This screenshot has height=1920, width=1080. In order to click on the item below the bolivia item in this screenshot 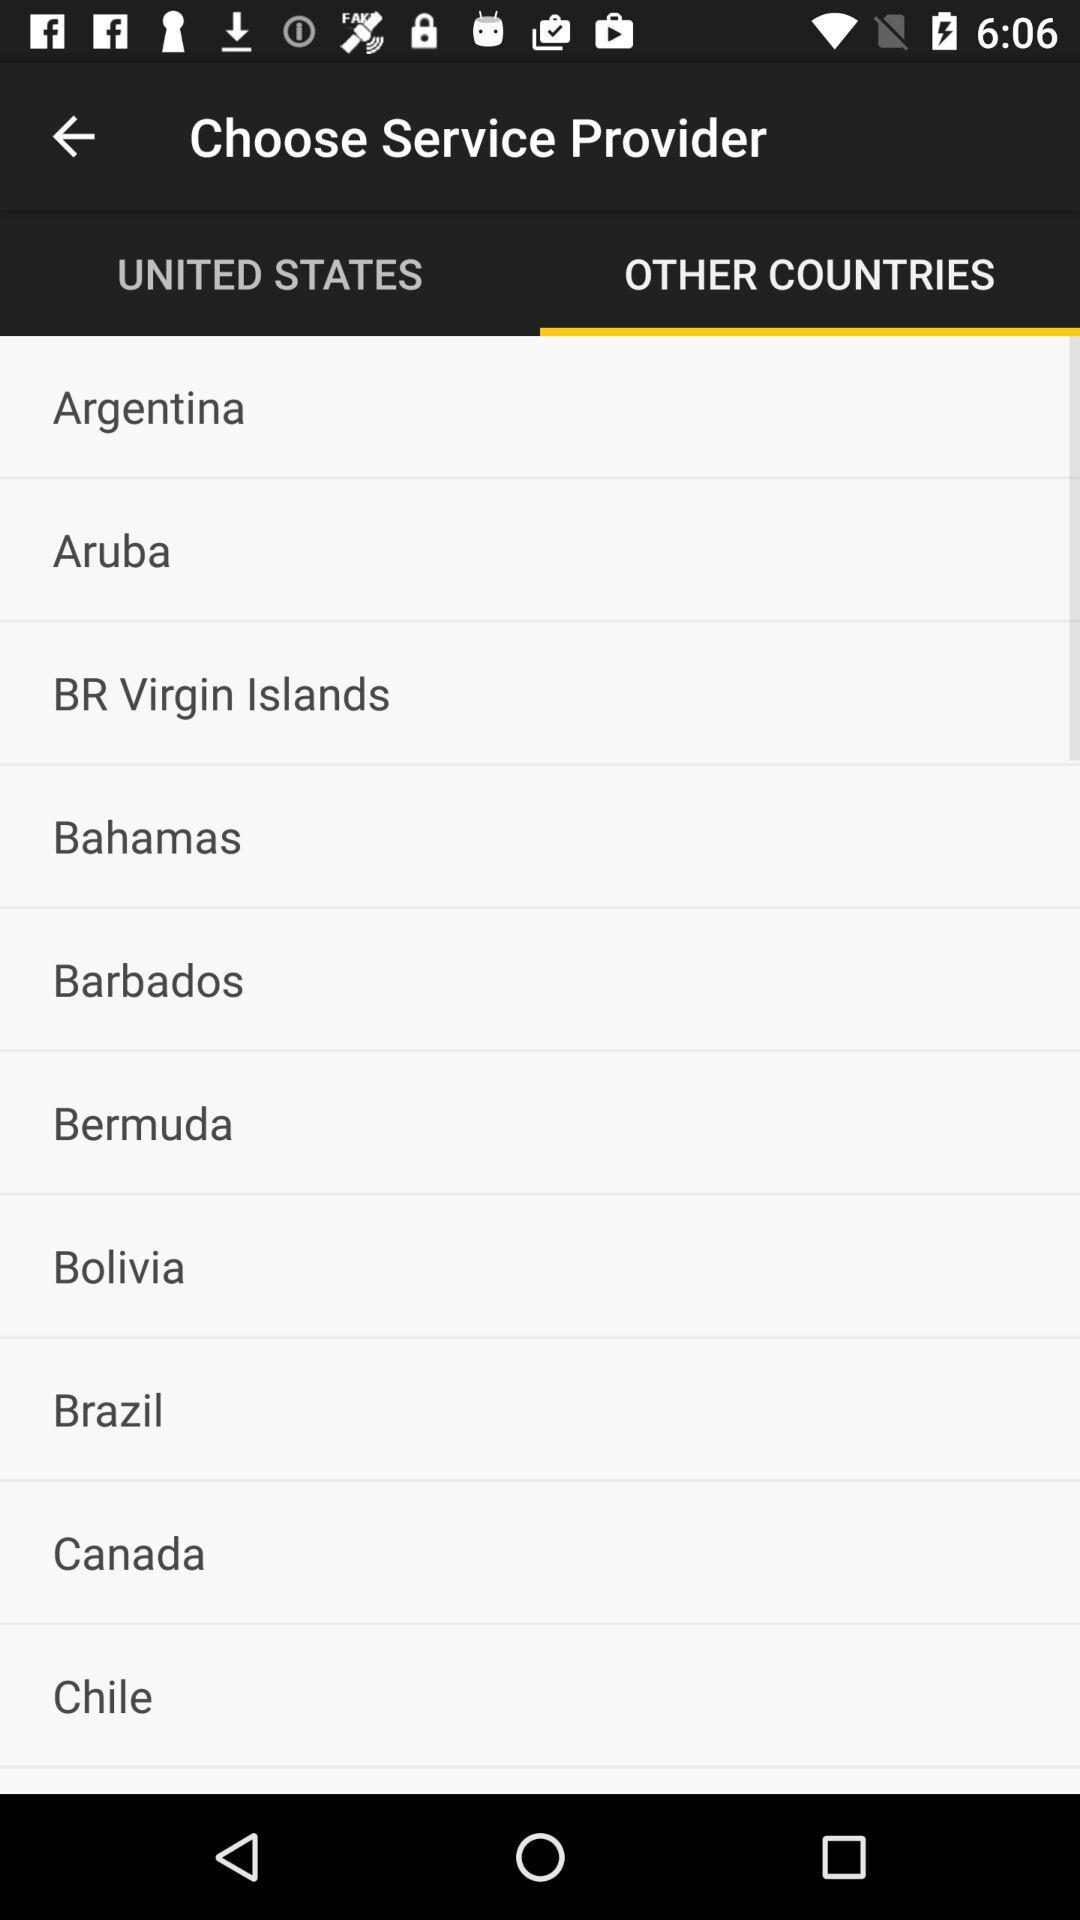, I will do `click(540, 1407)`.